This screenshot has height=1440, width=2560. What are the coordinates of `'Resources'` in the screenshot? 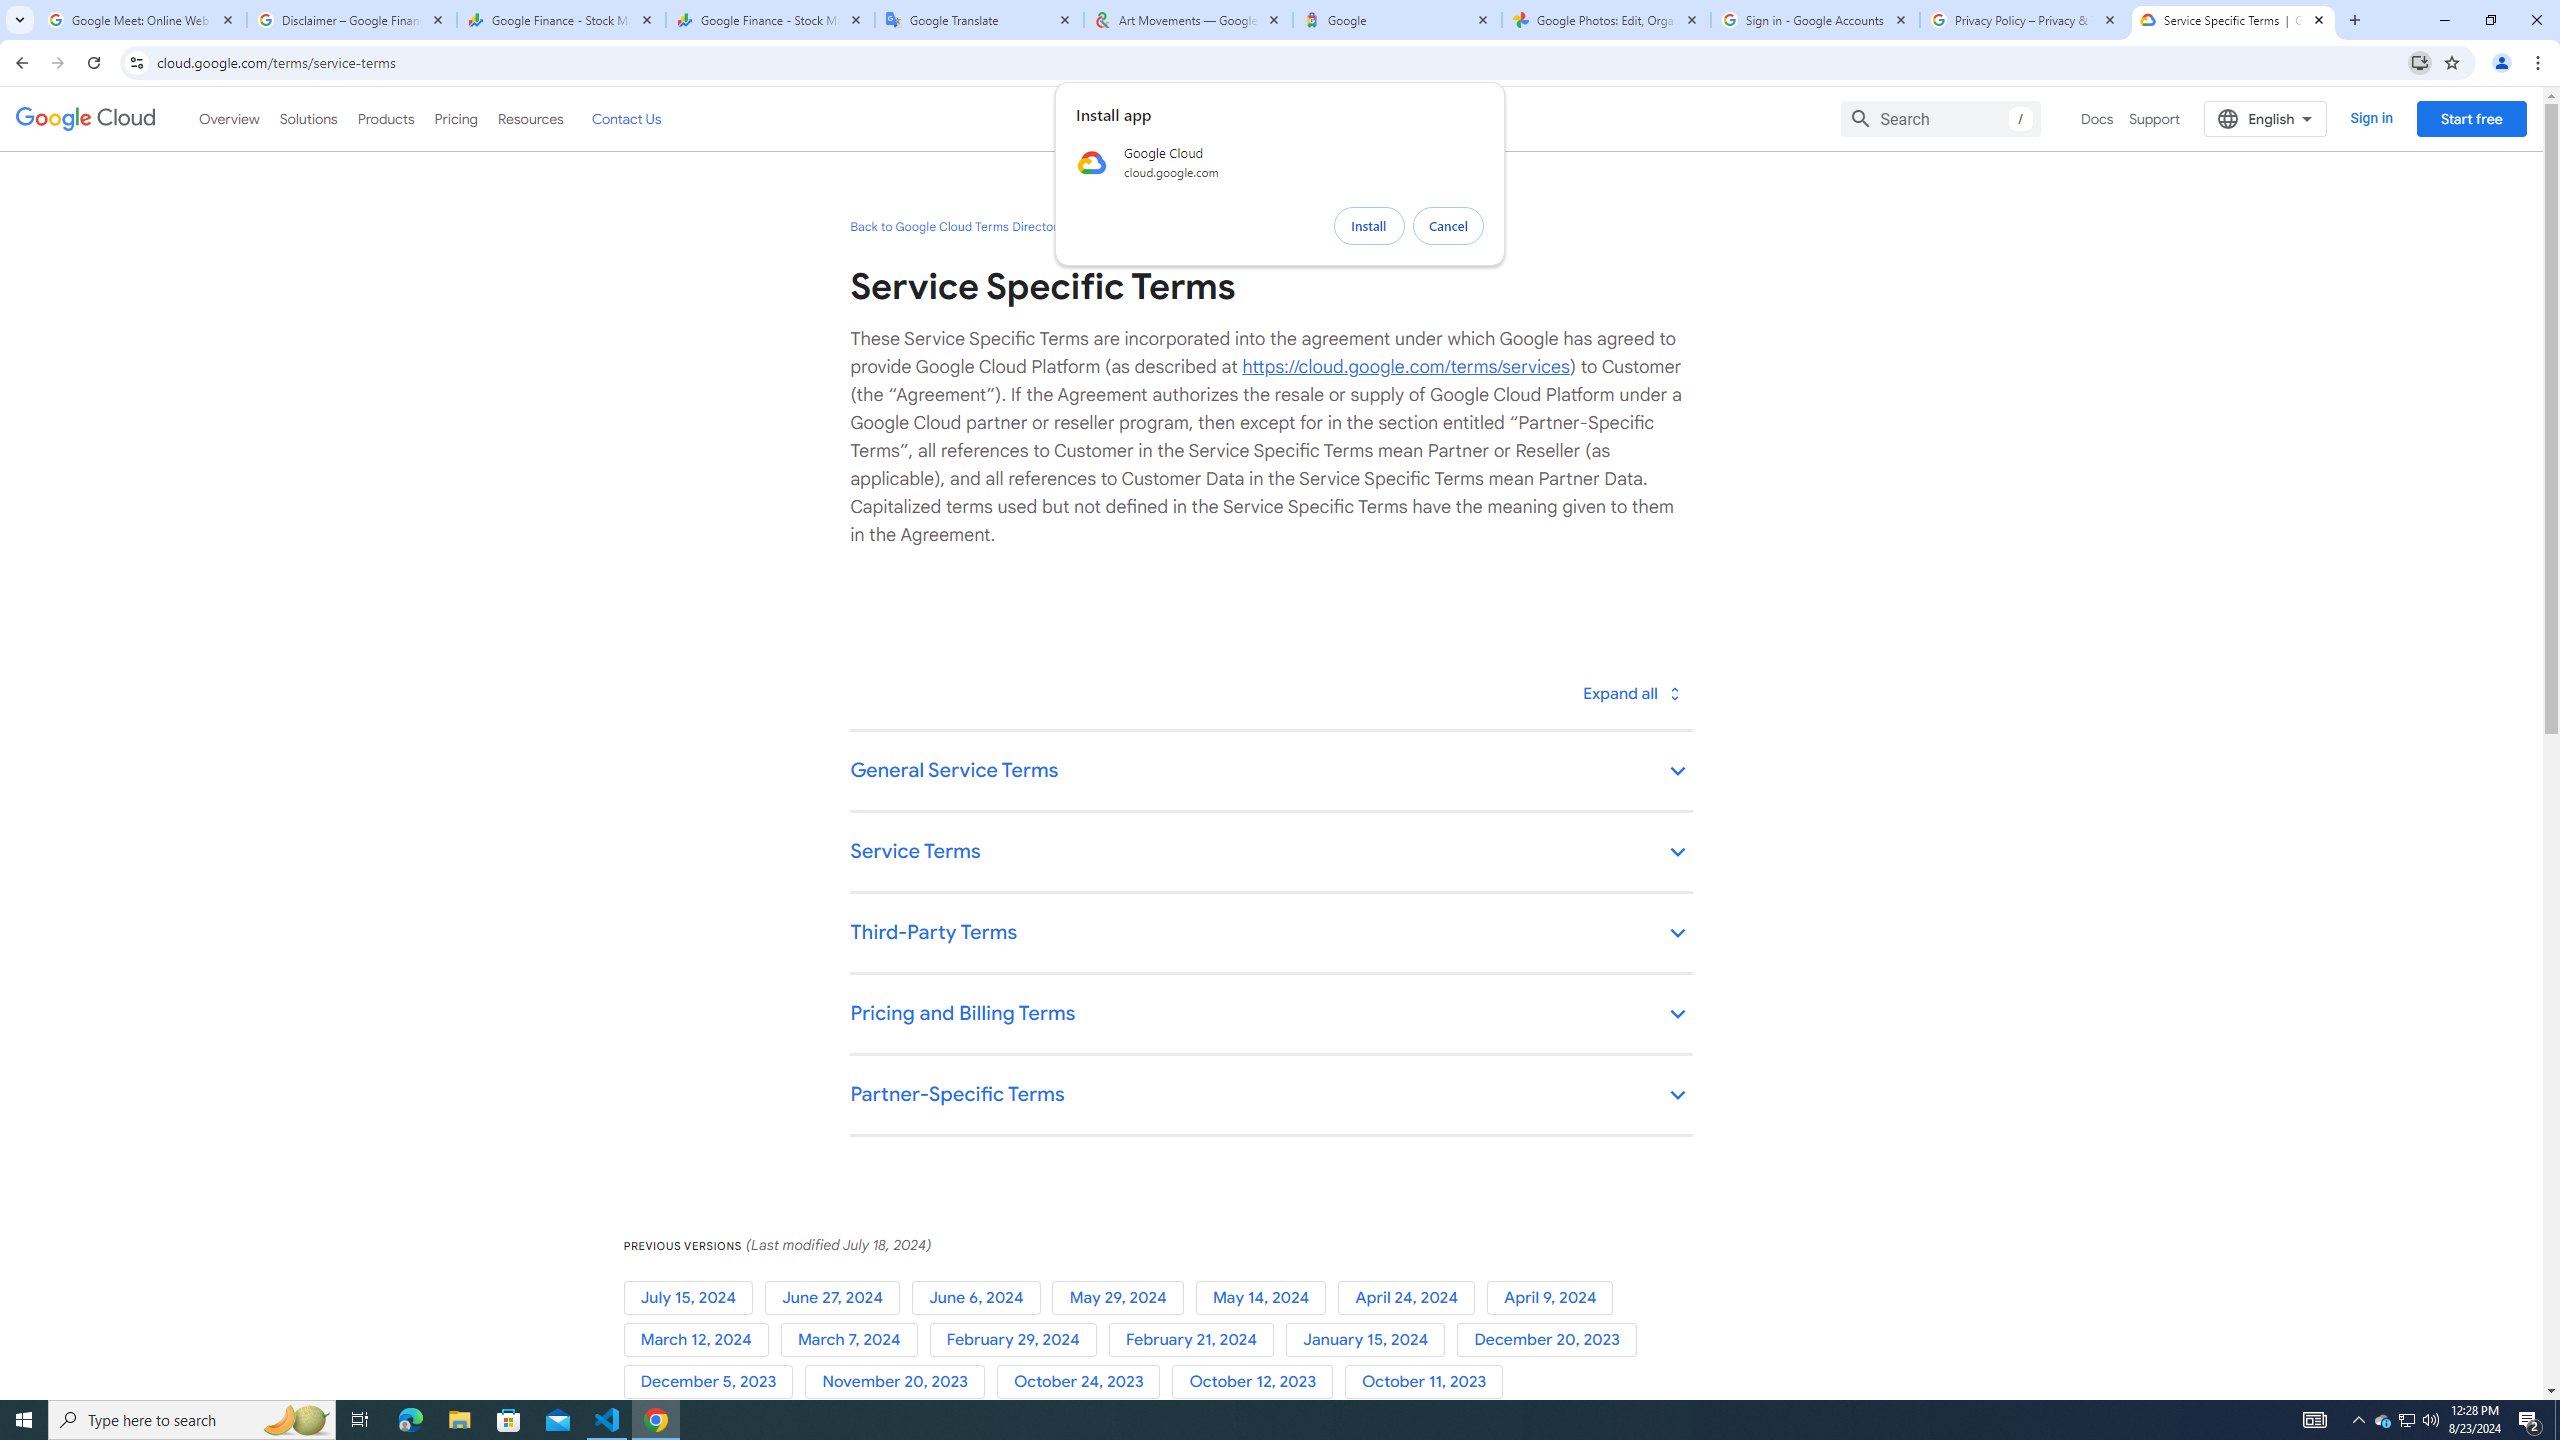 It's located at (529, 118).